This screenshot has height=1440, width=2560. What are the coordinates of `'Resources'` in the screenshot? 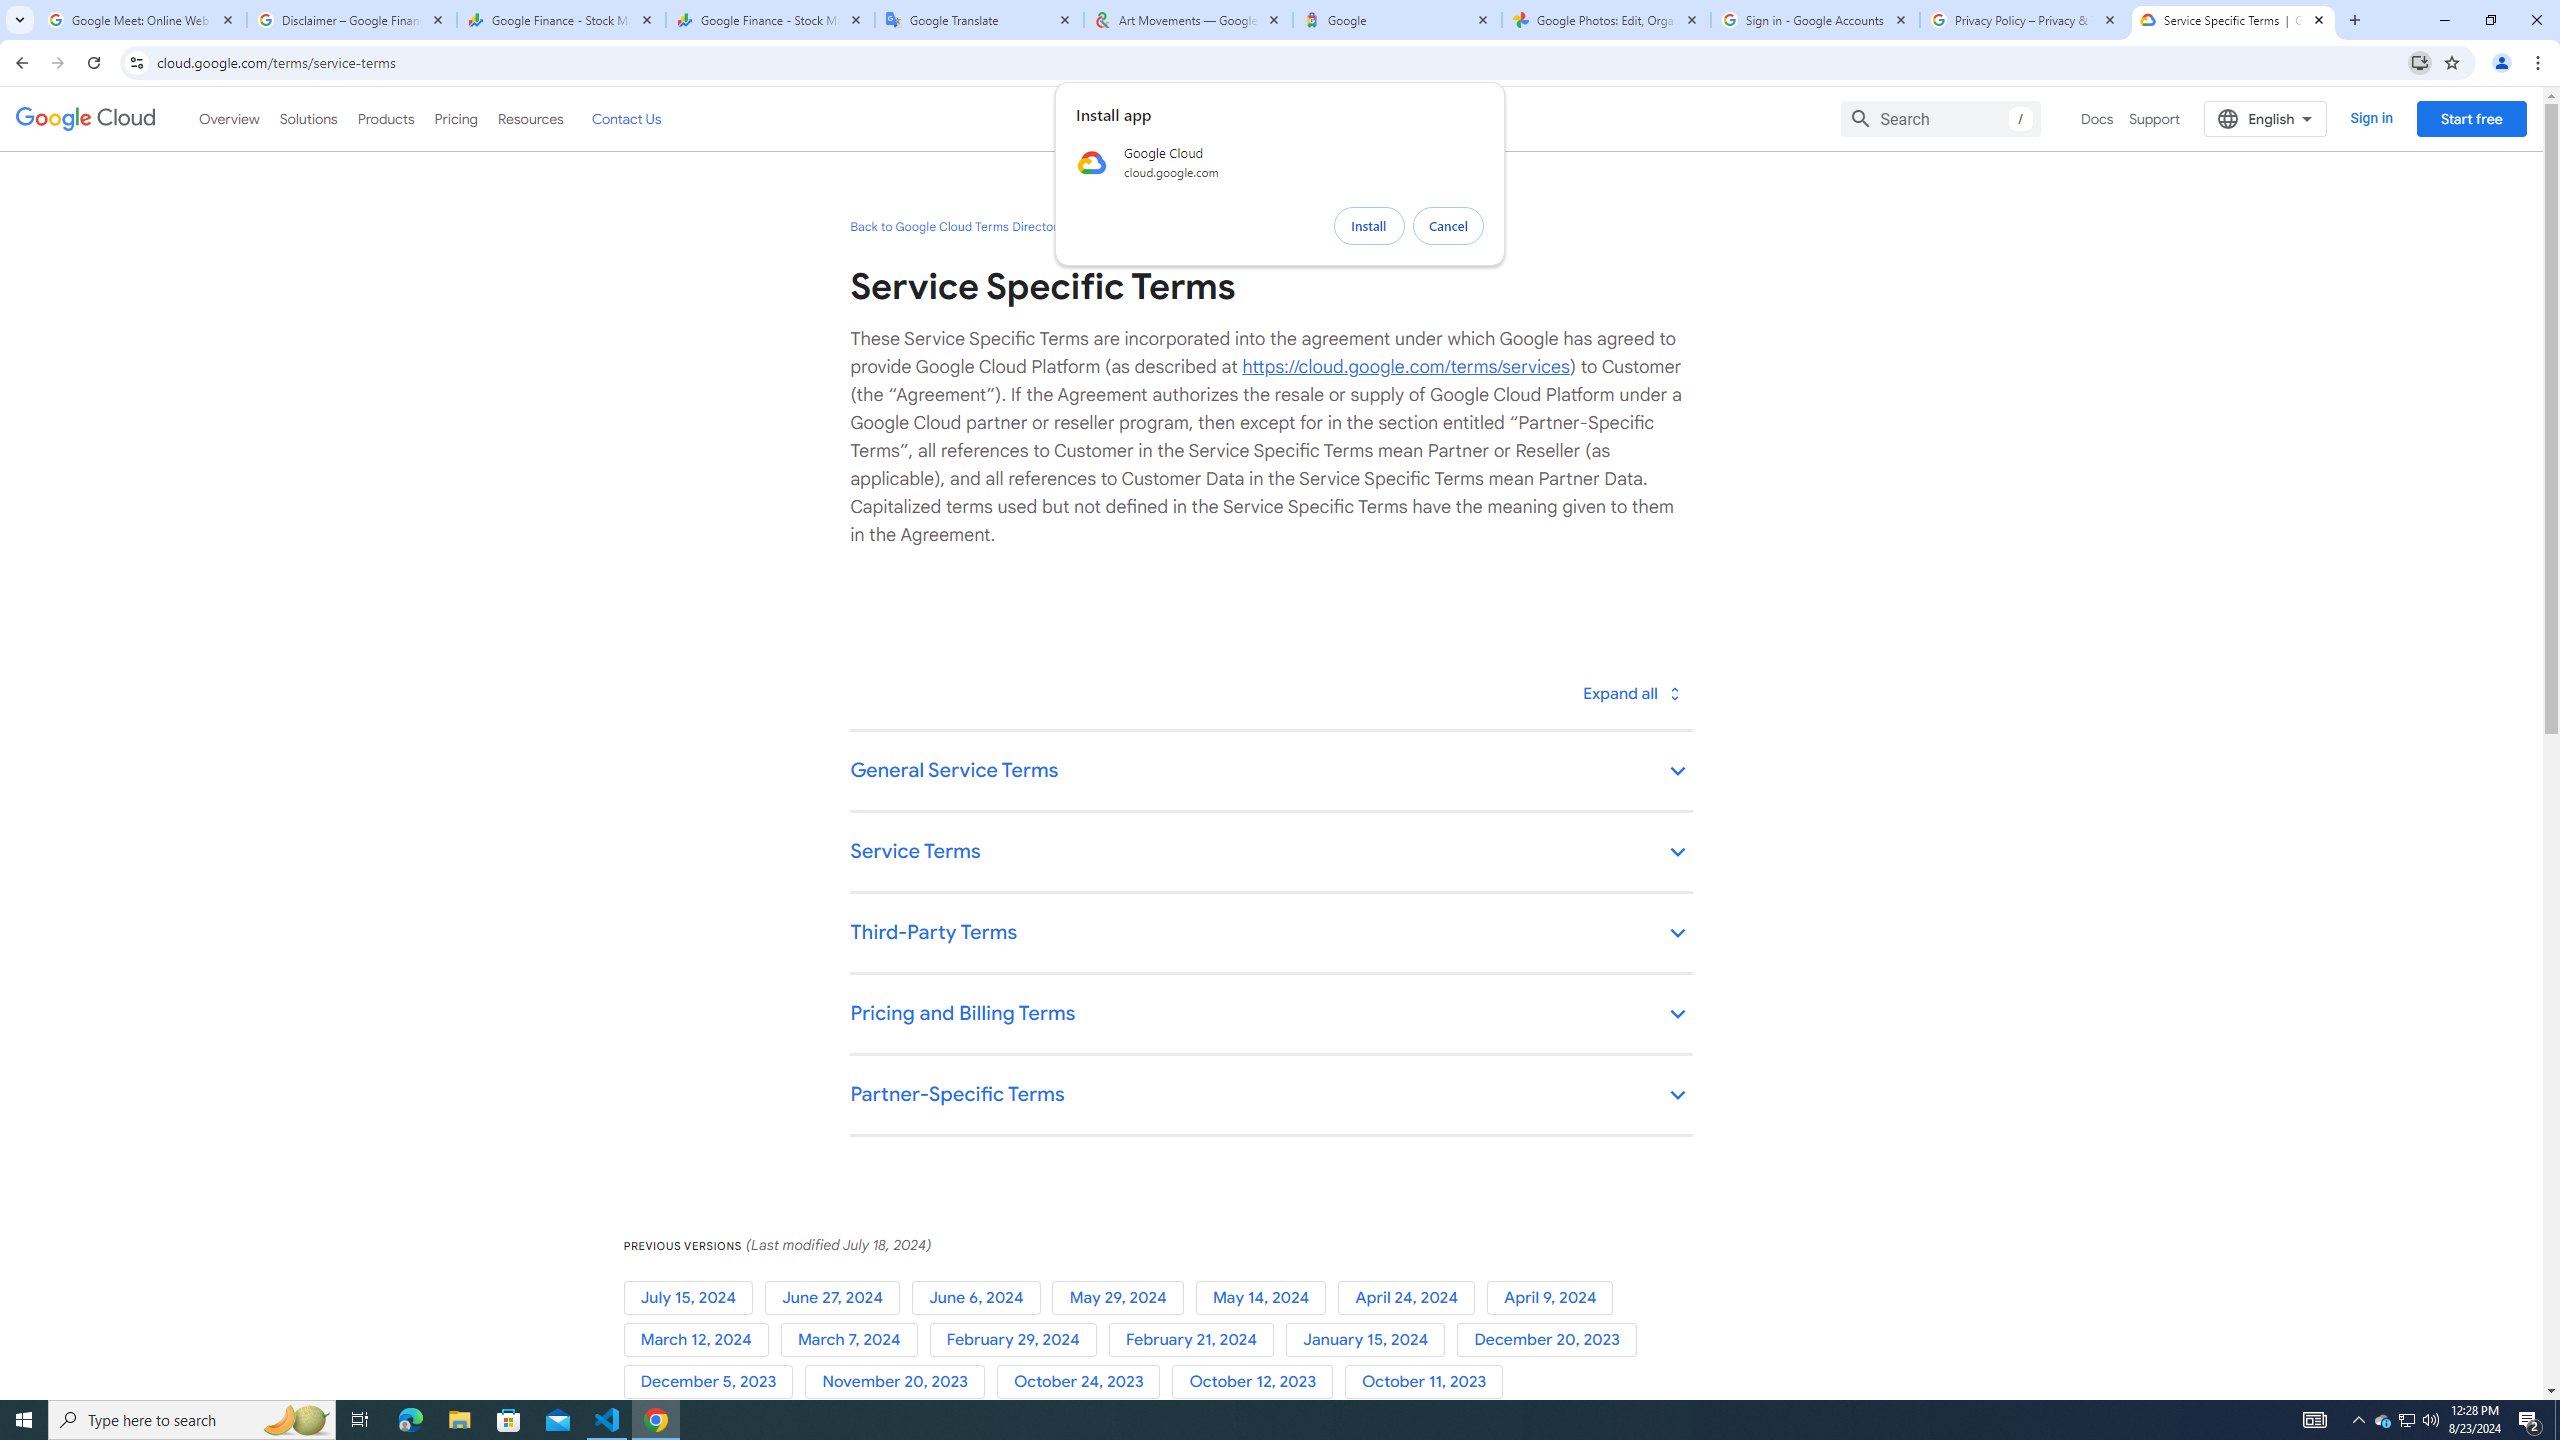 It's located at (529, 118).